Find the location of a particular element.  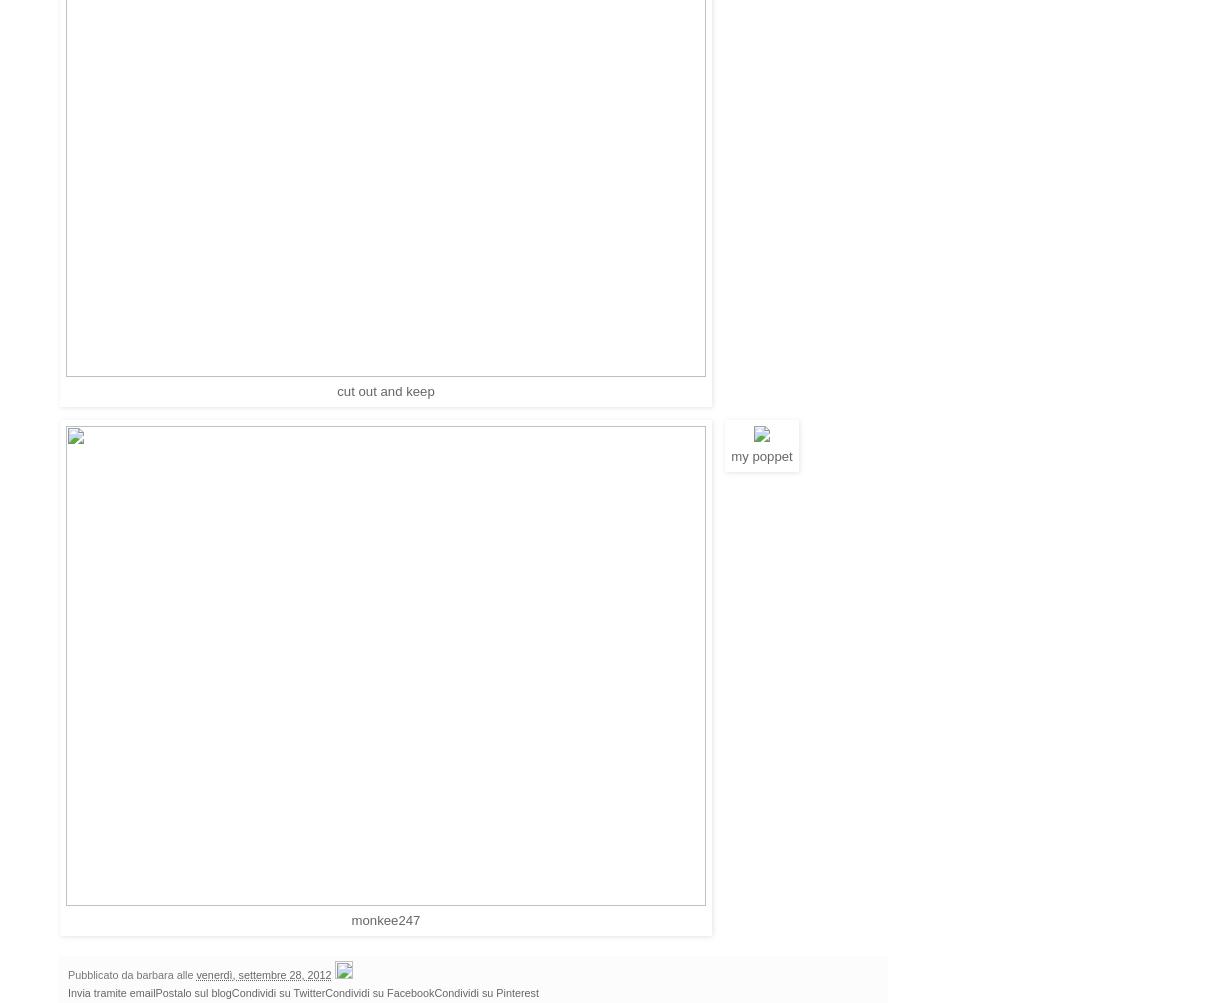

'Condividi su Twitter' is located at coordinates (277, 990).